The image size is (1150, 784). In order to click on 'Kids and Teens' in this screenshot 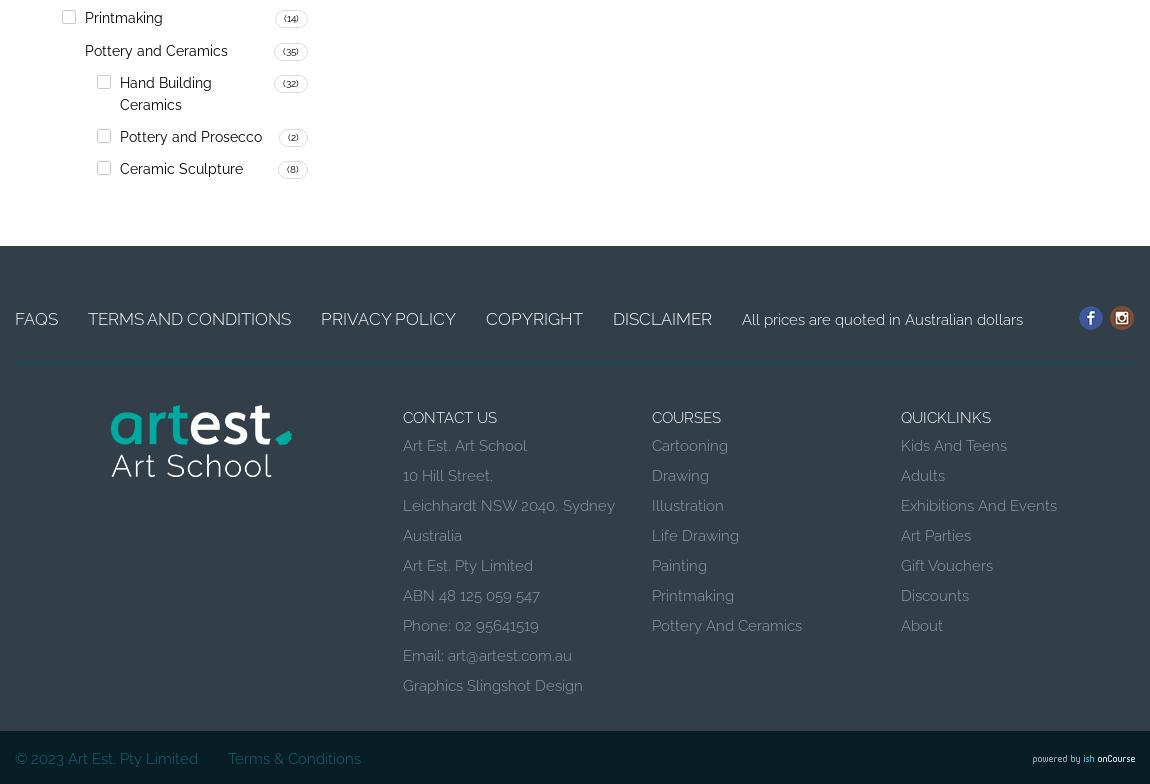, I will do `click(954, 446)`.